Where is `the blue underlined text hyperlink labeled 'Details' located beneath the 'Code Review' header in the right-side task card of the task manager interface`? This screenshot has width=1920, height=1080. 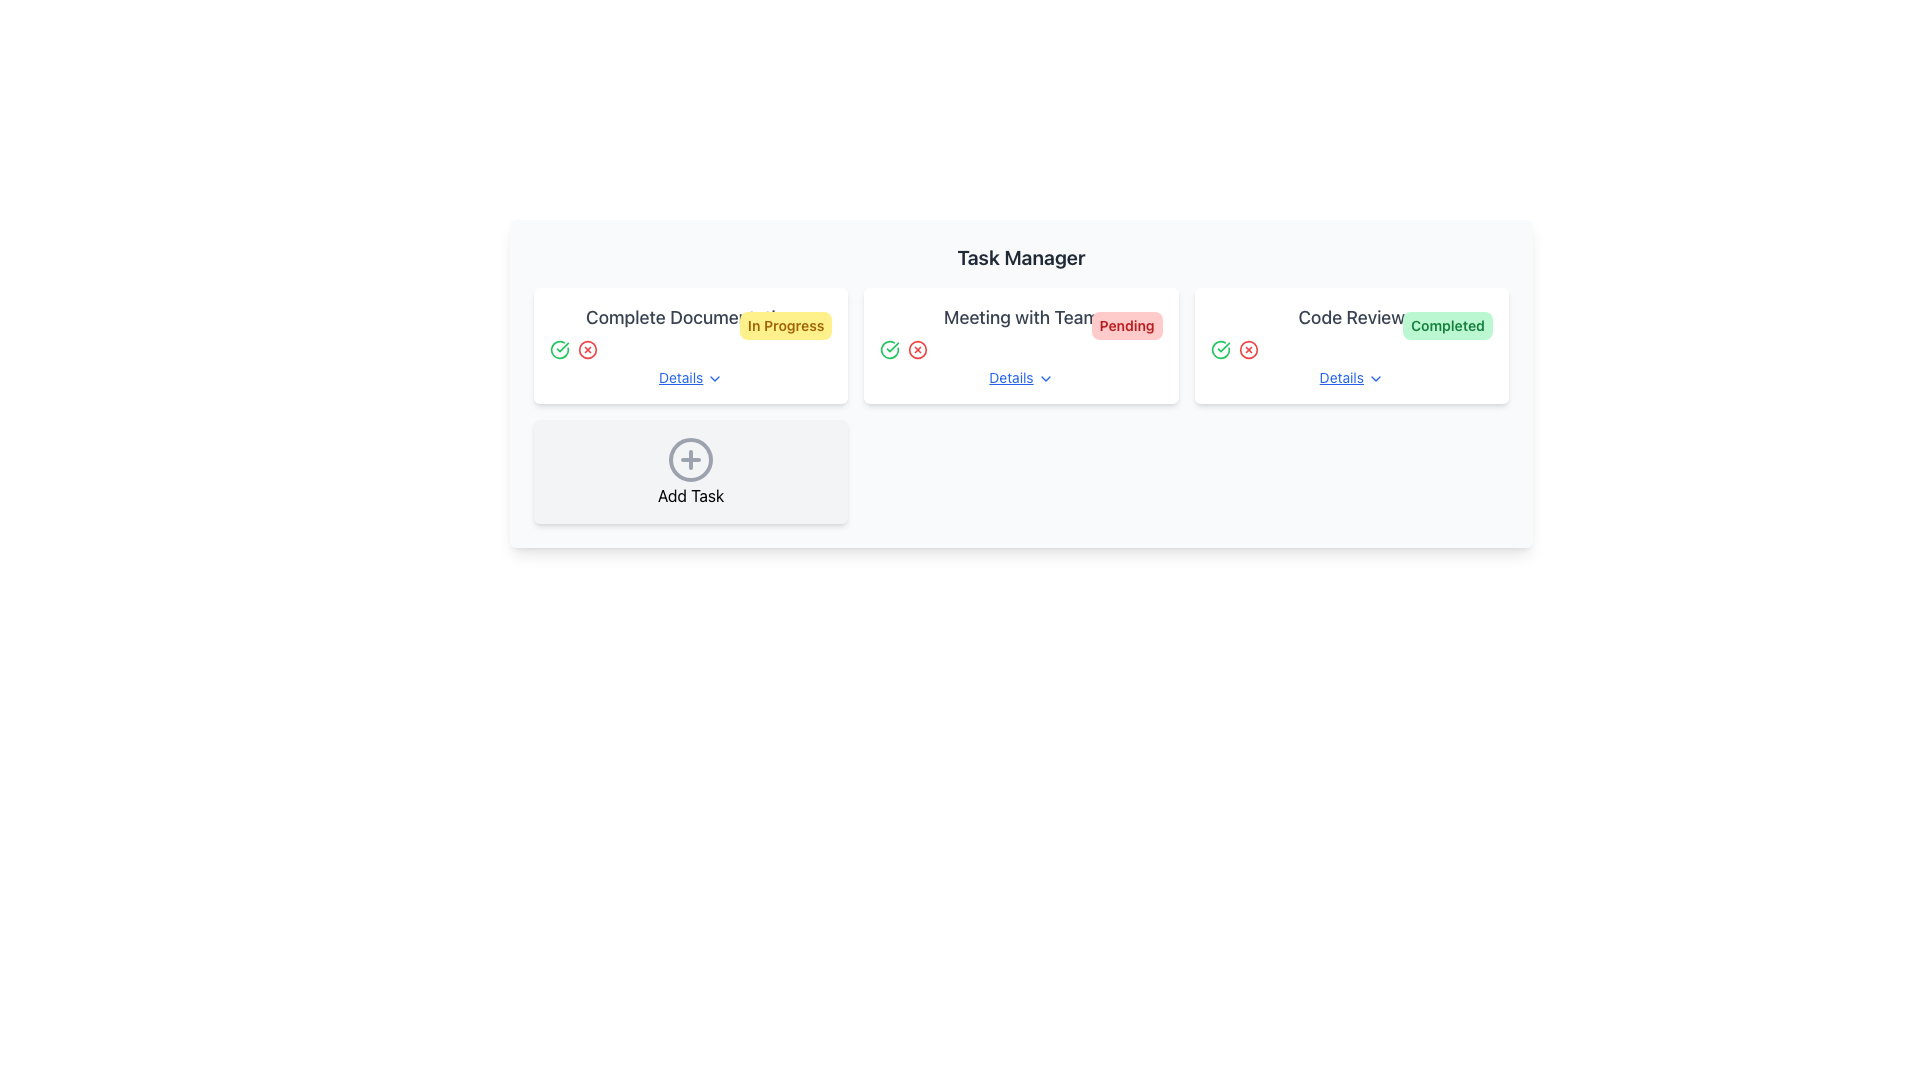
the blue underlined text hyperlink labeled 'Details' located beneath the 'Code Review' header in the right-side task card of the task manager interface is located at coordinates (1351, 378).